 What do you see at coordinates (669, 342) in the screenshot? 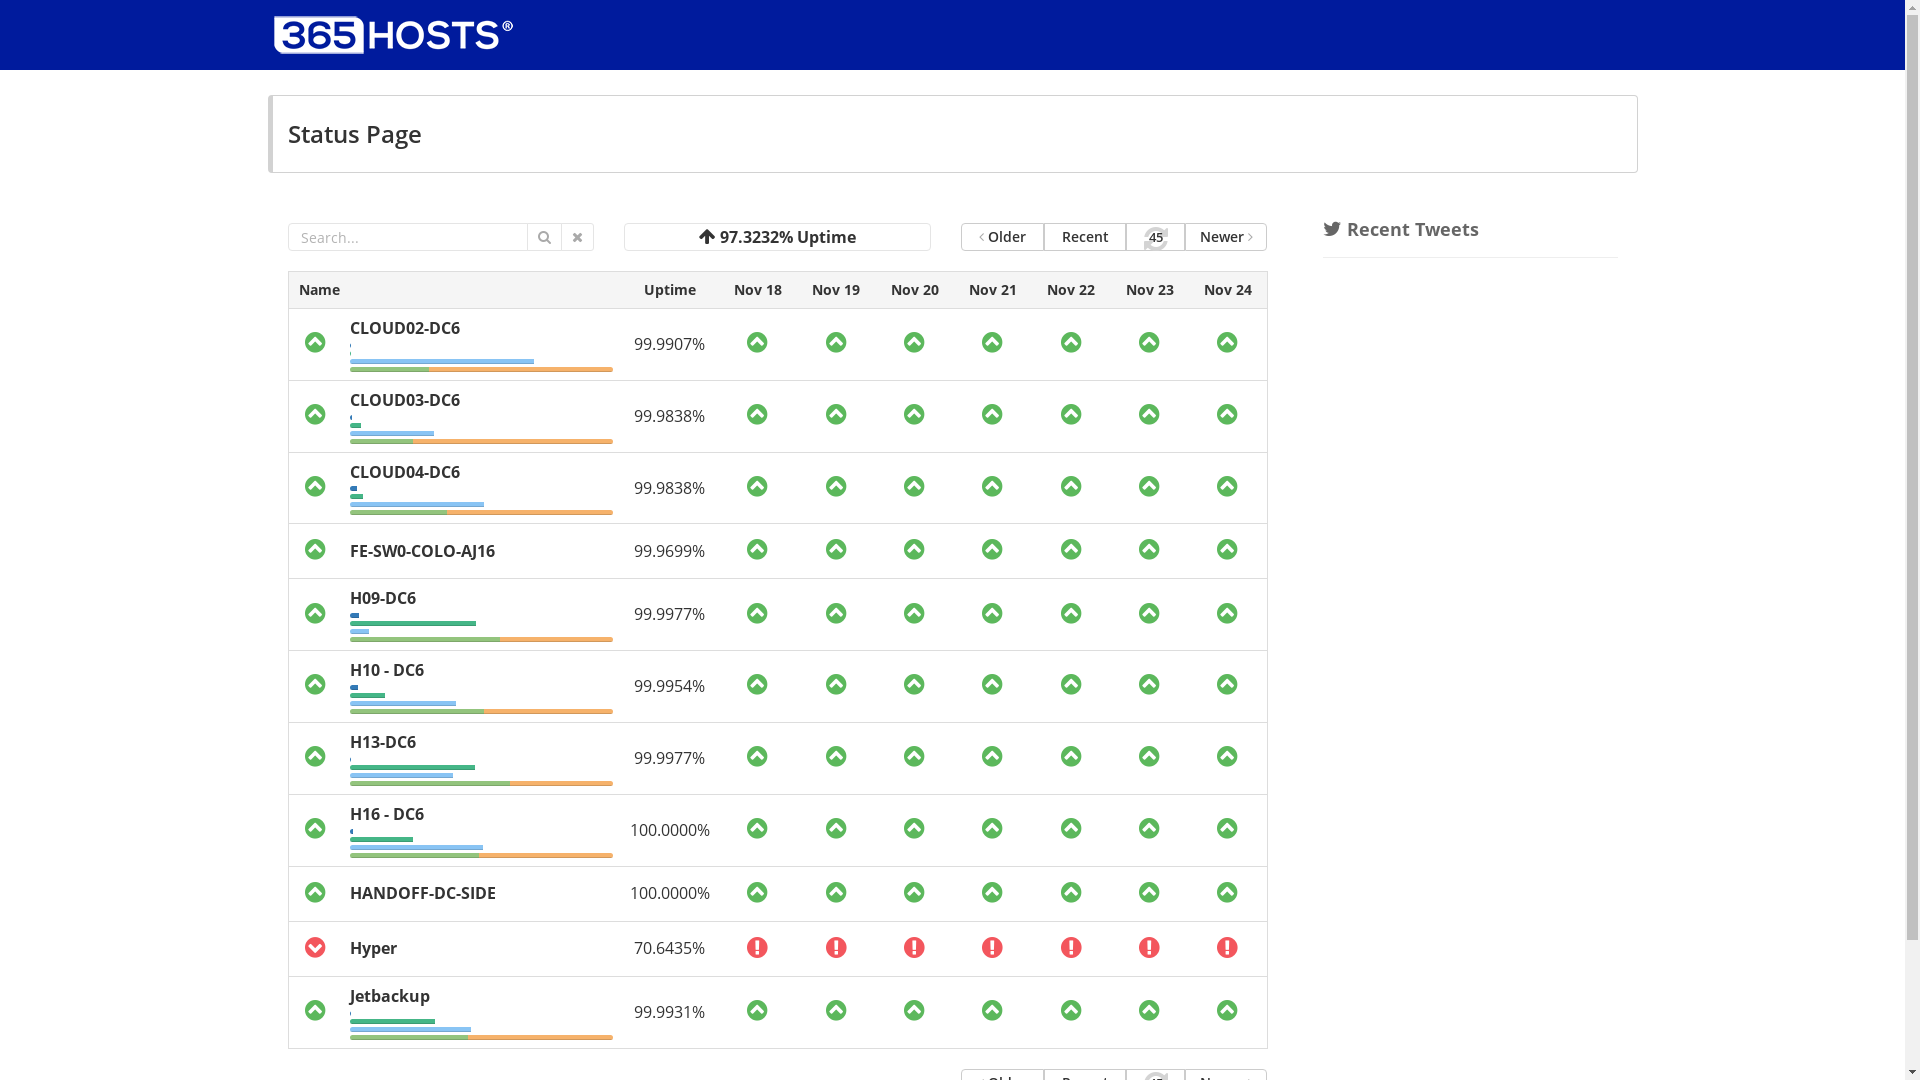
I see `'99.9907%'` at bounding box center [669, 342].